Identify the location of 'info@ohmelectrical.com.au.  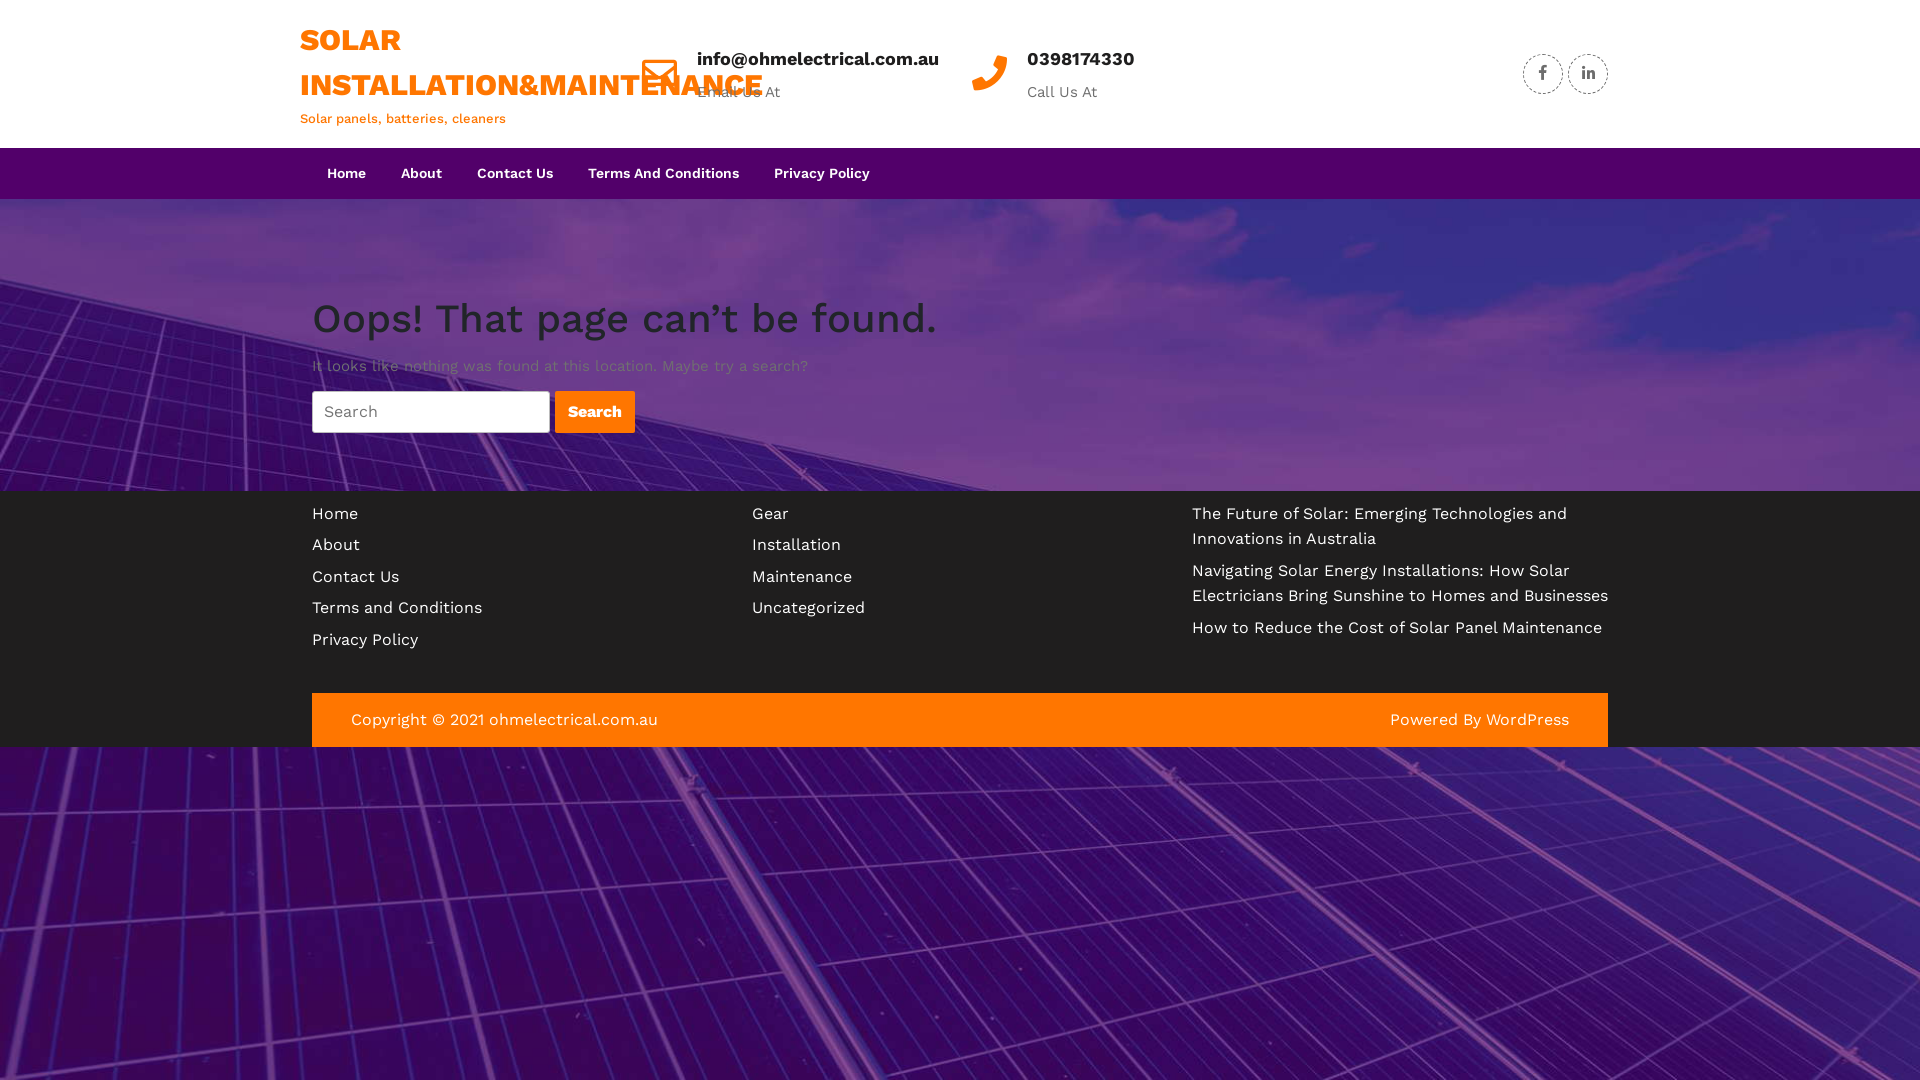
(817, 57).